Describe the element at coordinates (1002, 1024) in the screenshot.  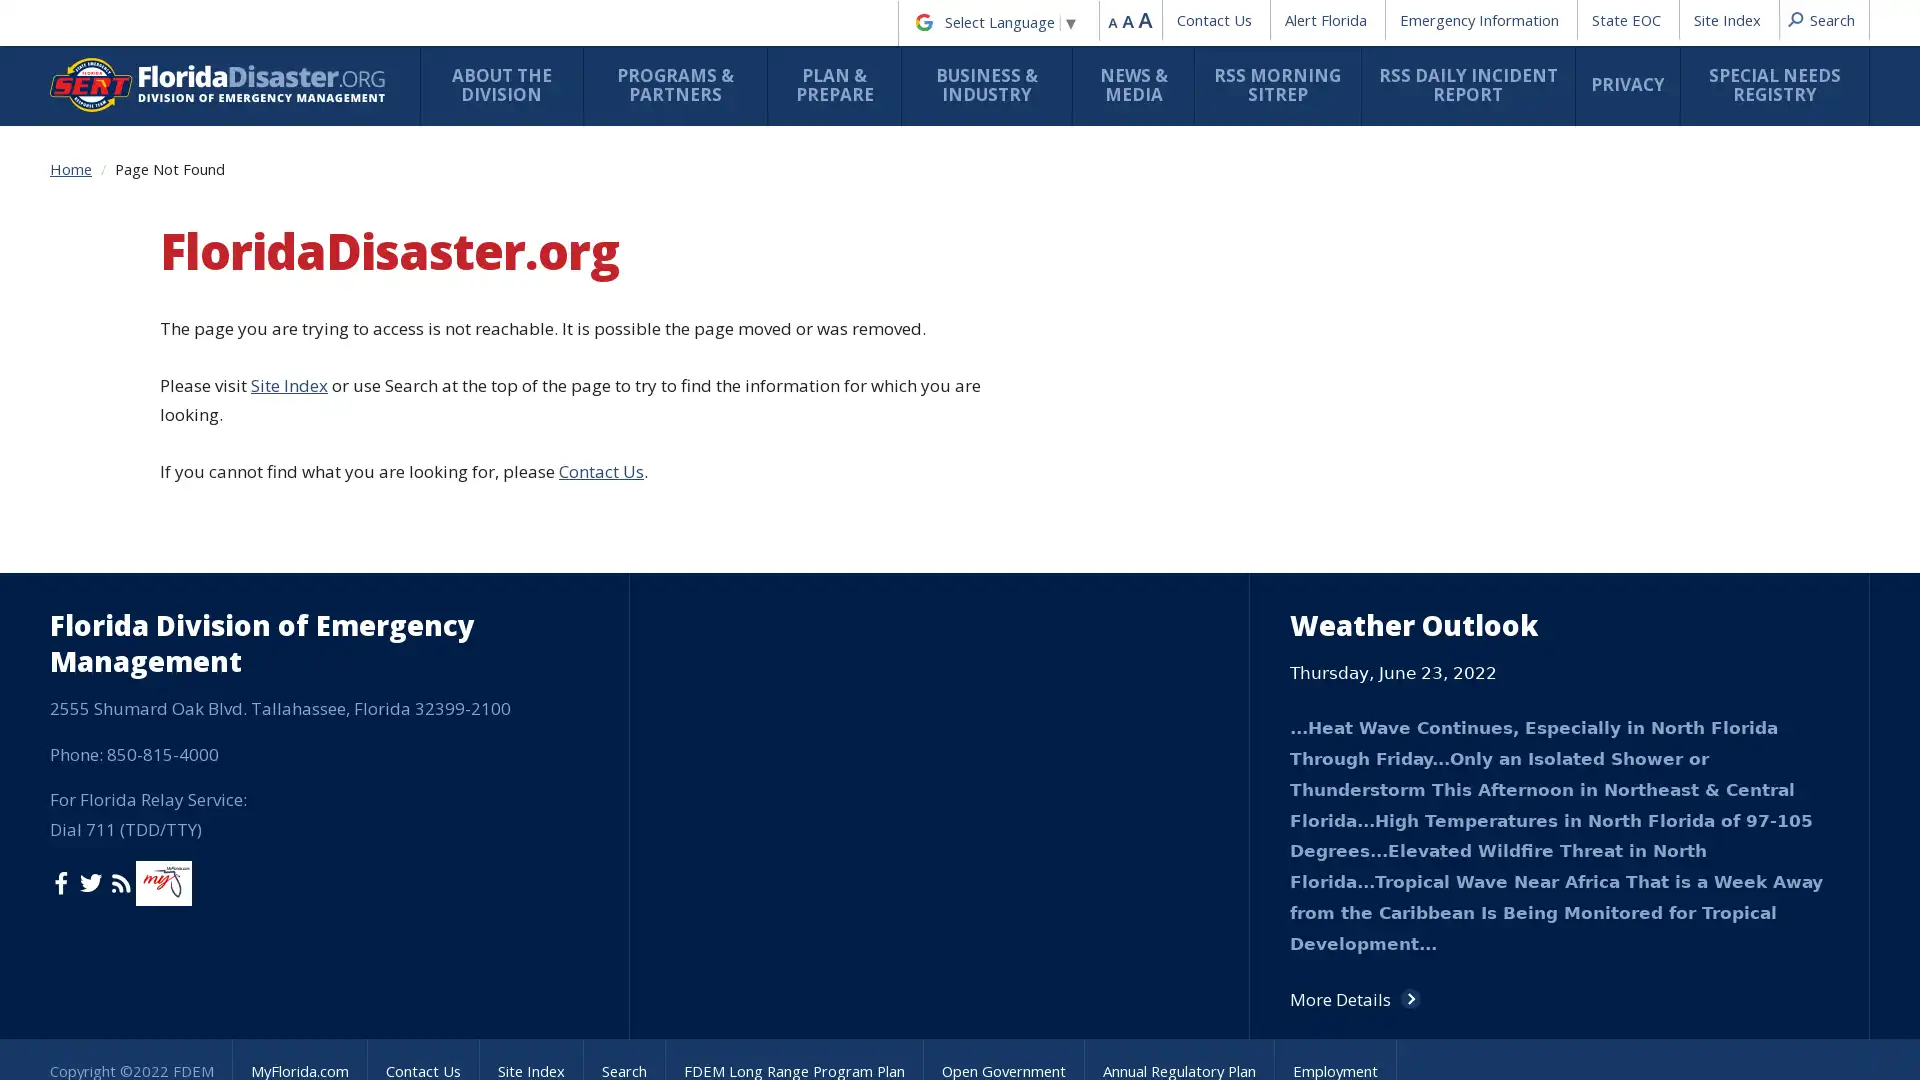
I see `Toggle More` at that location.